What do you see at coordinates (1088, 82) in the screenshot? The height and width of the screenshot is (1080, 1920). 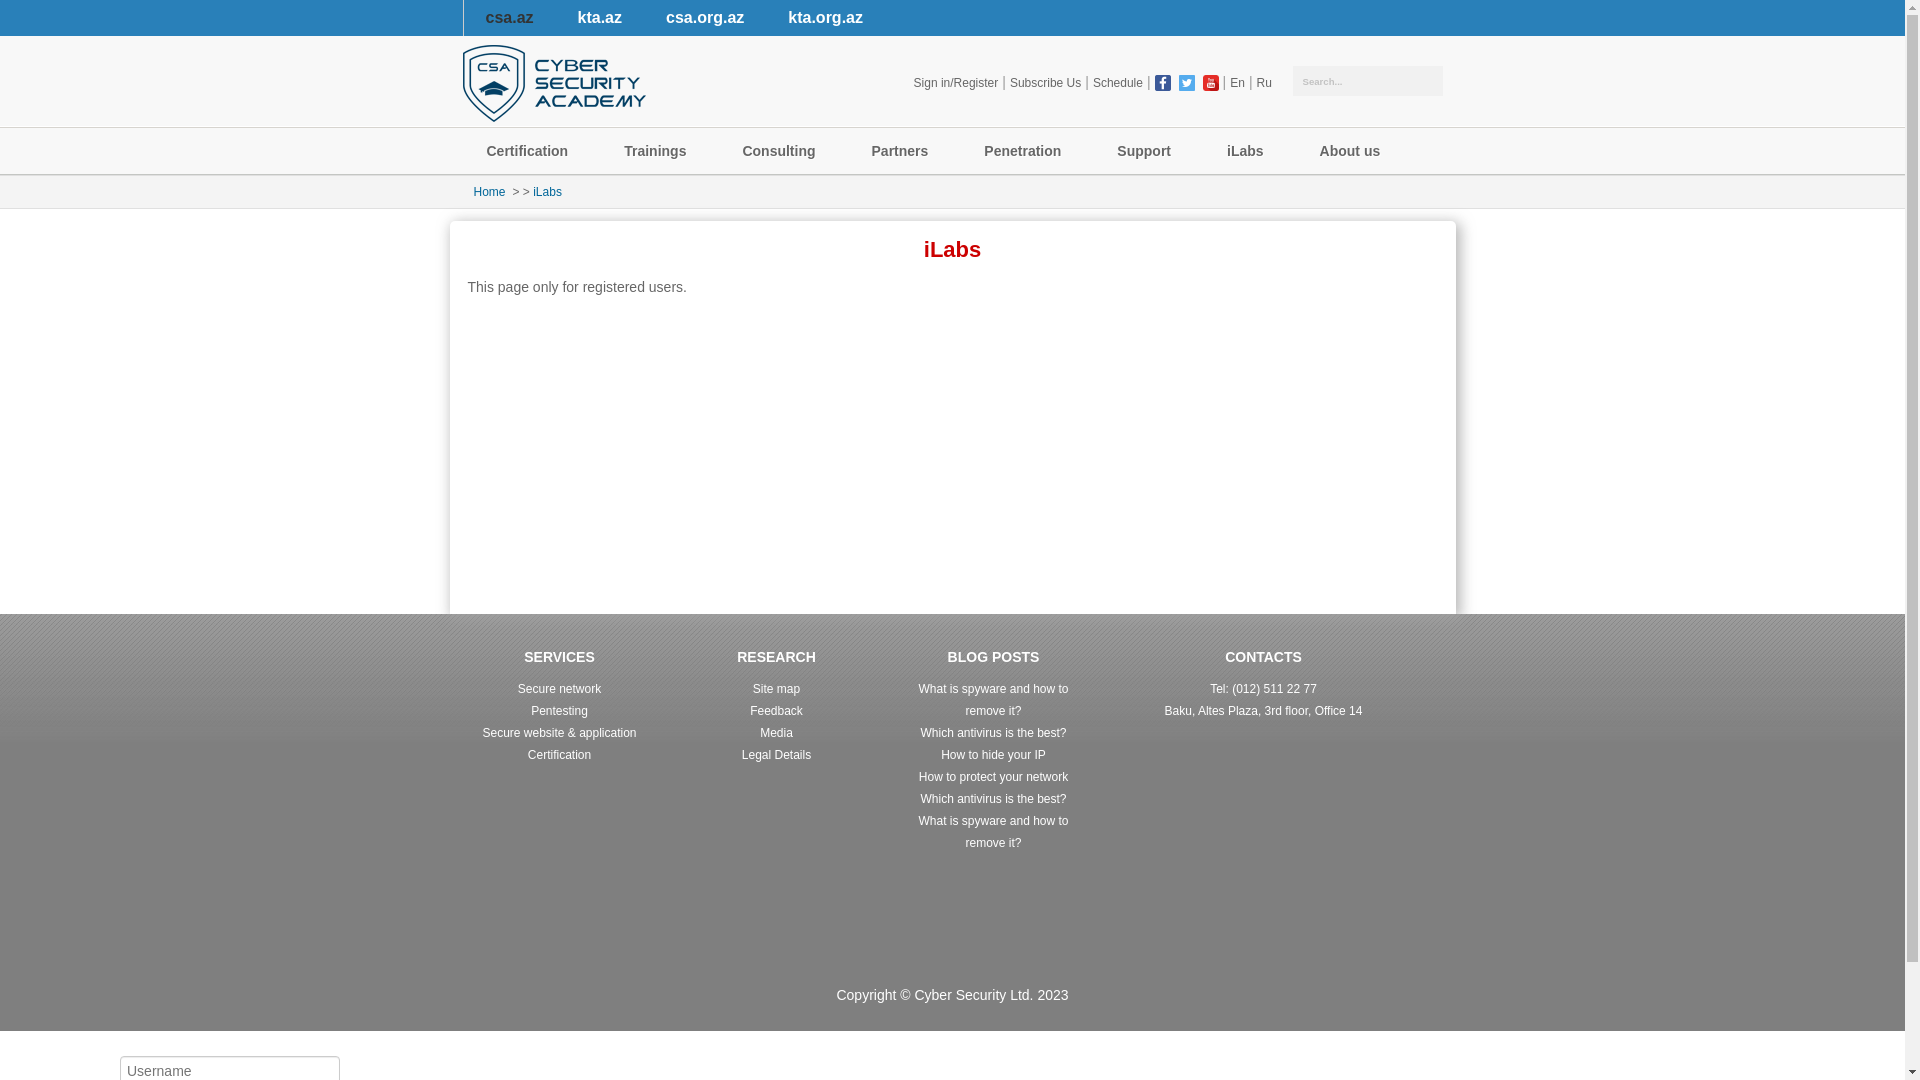 I see `'Schedule'` at bounding box center [1088, 82].